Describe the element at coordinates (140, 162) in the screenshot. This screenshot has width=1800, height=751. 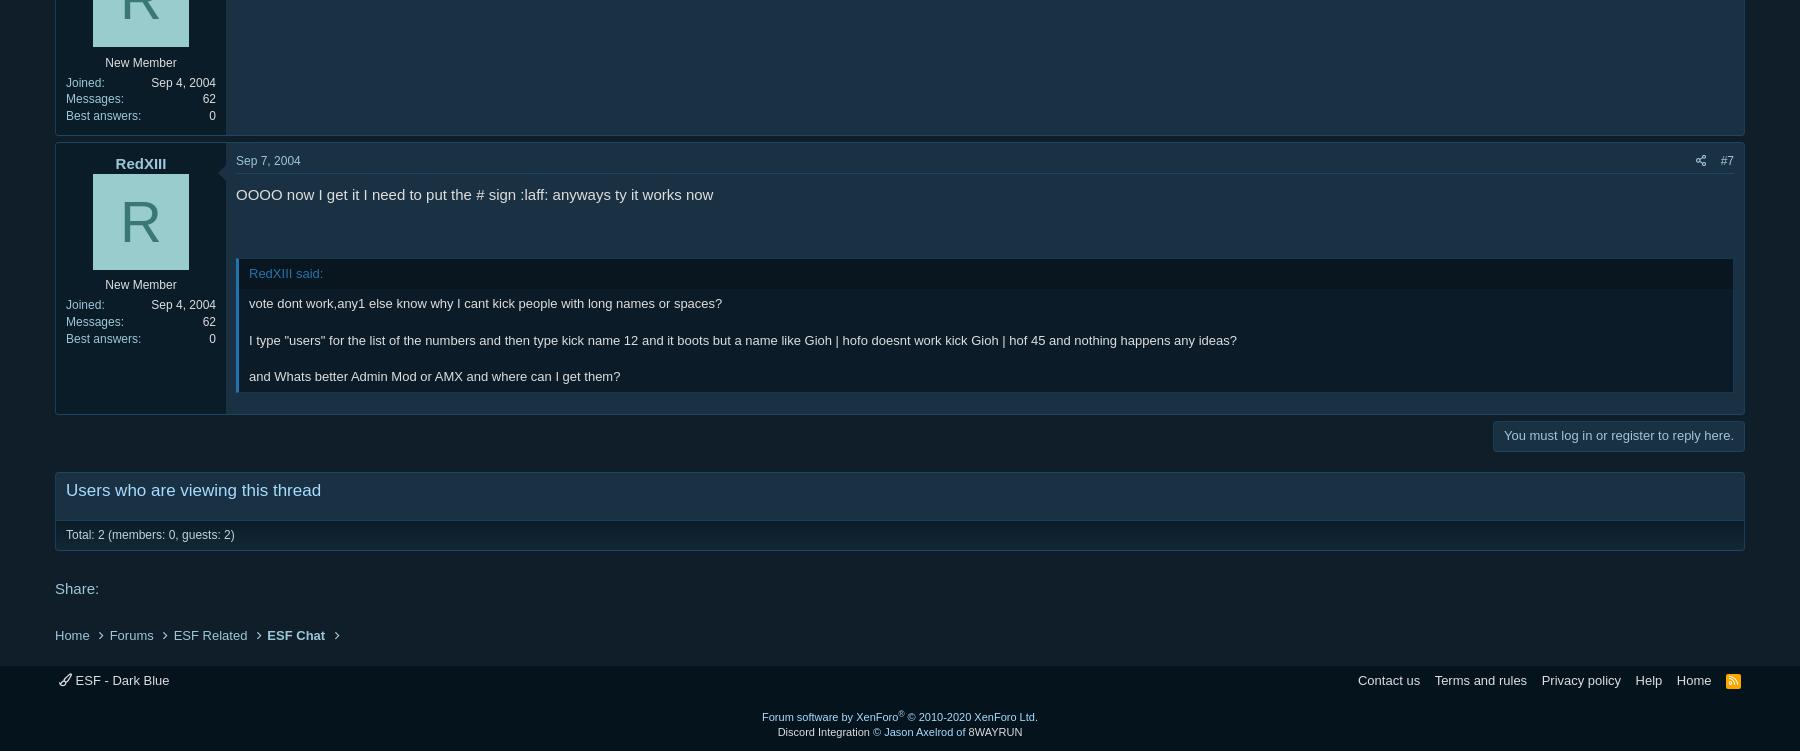
I see `'RedXIII'` at that location.